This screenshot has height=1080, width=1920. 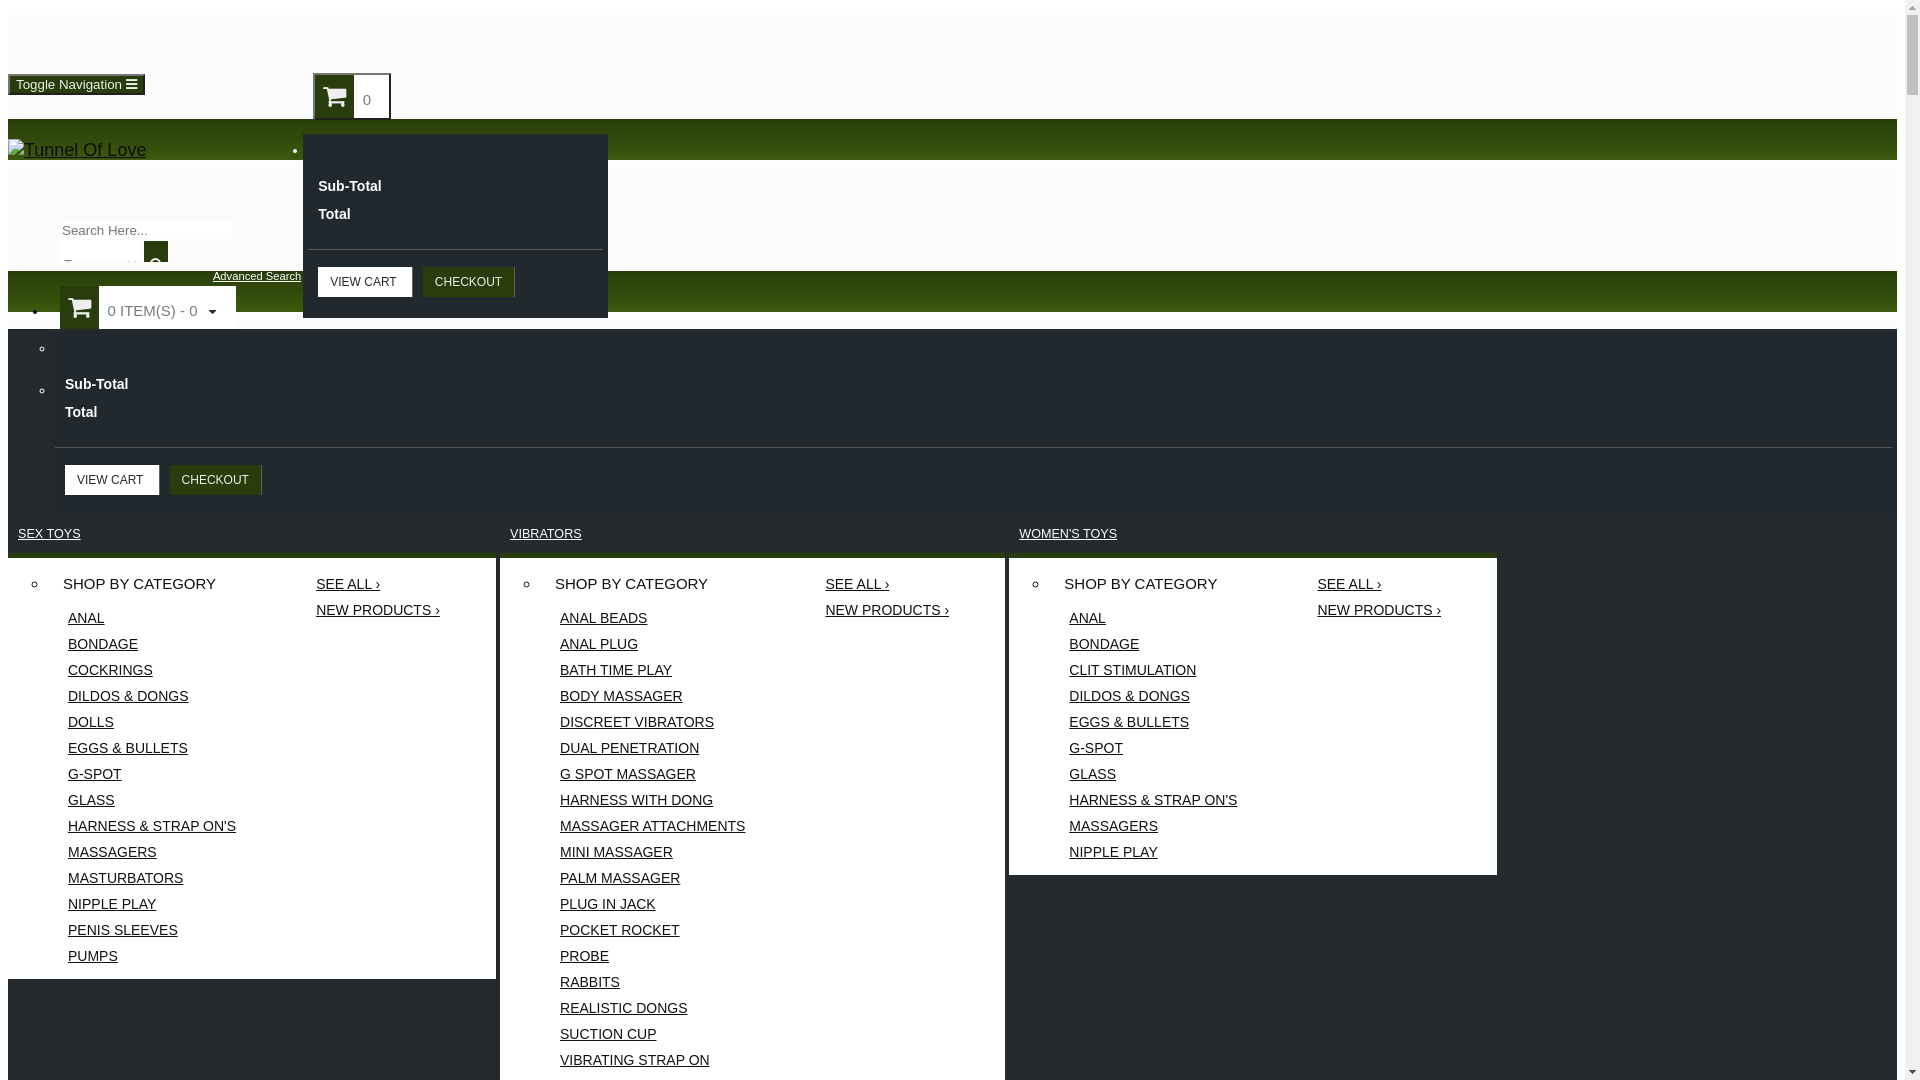 What do you see at coordinates (652, 1059) in the screenshot?
I see `'VIBRATING STRAP ON'` at bounding box center [652, 1059].